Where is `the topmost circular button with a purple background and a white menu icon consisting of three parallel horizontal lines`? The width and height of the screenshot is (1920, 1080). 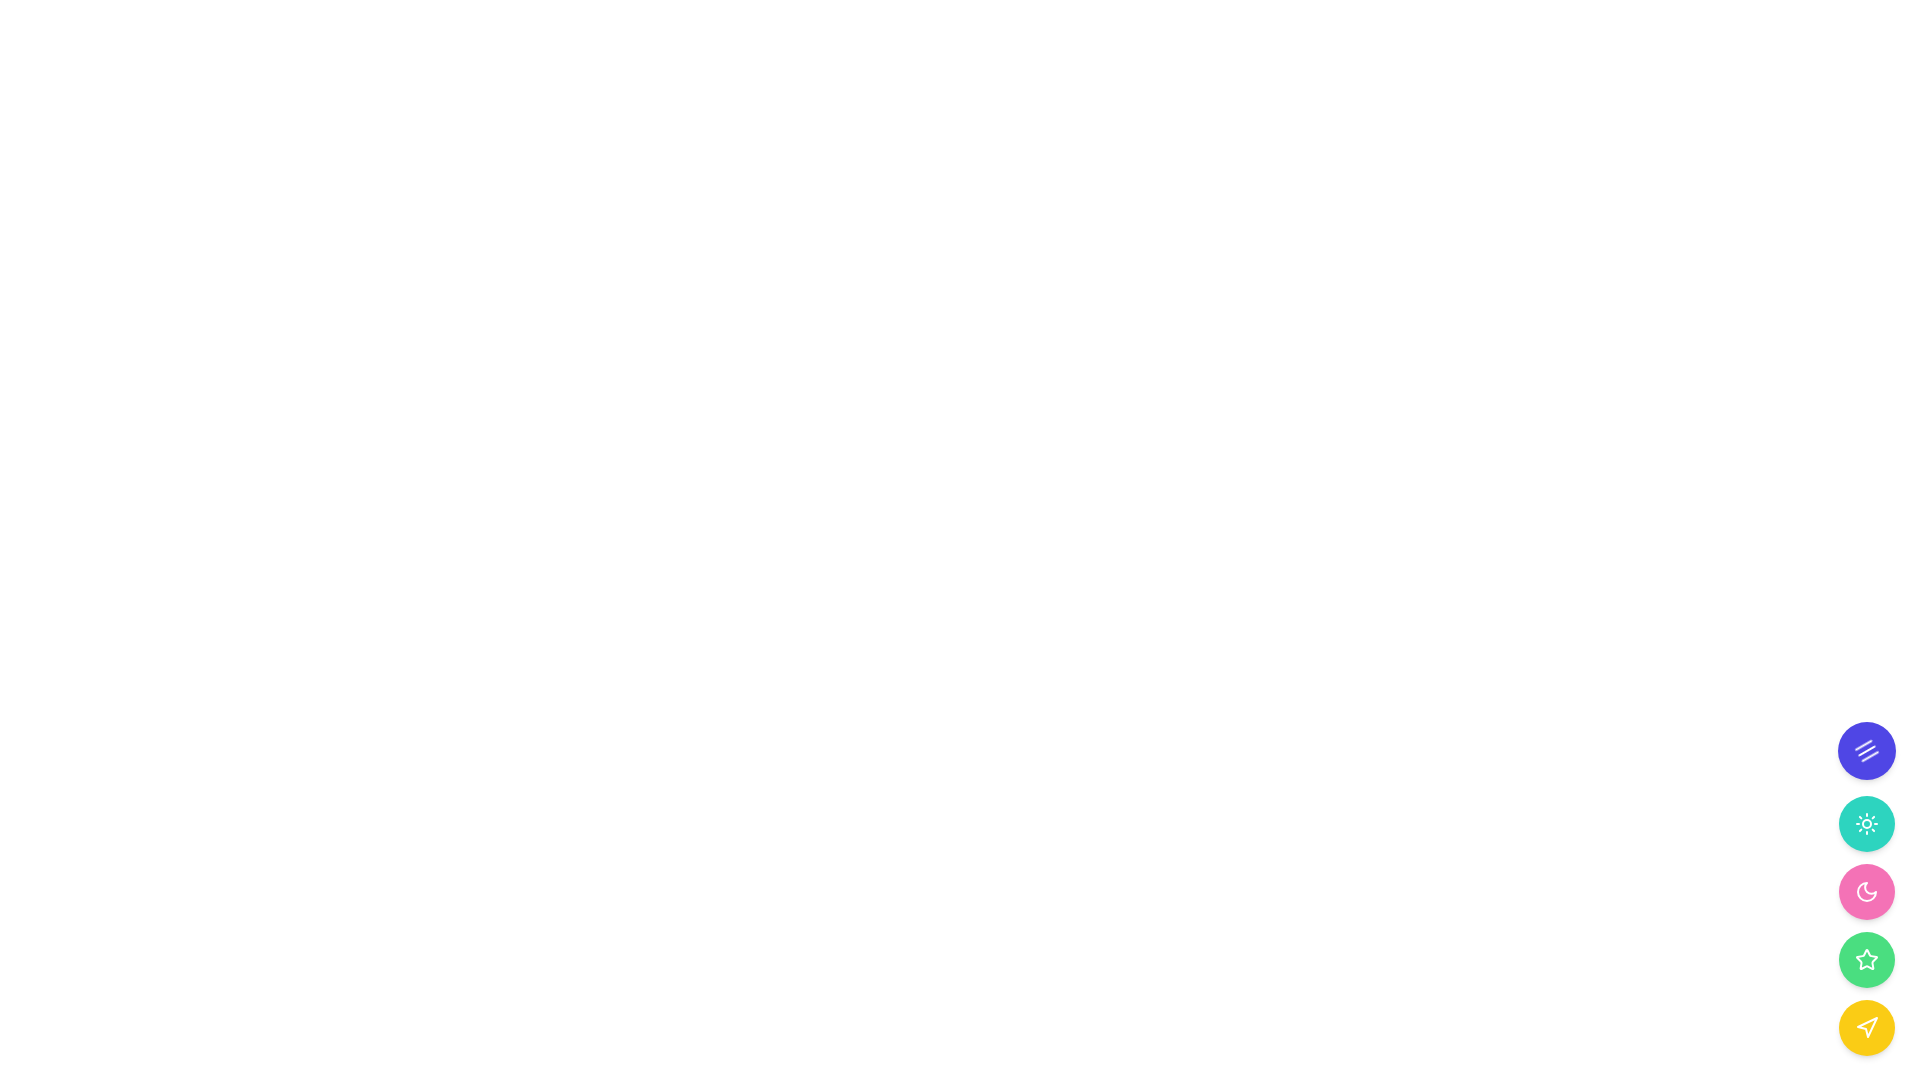
the topmost circular button with a purple background and a white menu icon consisting of three parallel horizontal lines is located at coordinates (1866, 751).